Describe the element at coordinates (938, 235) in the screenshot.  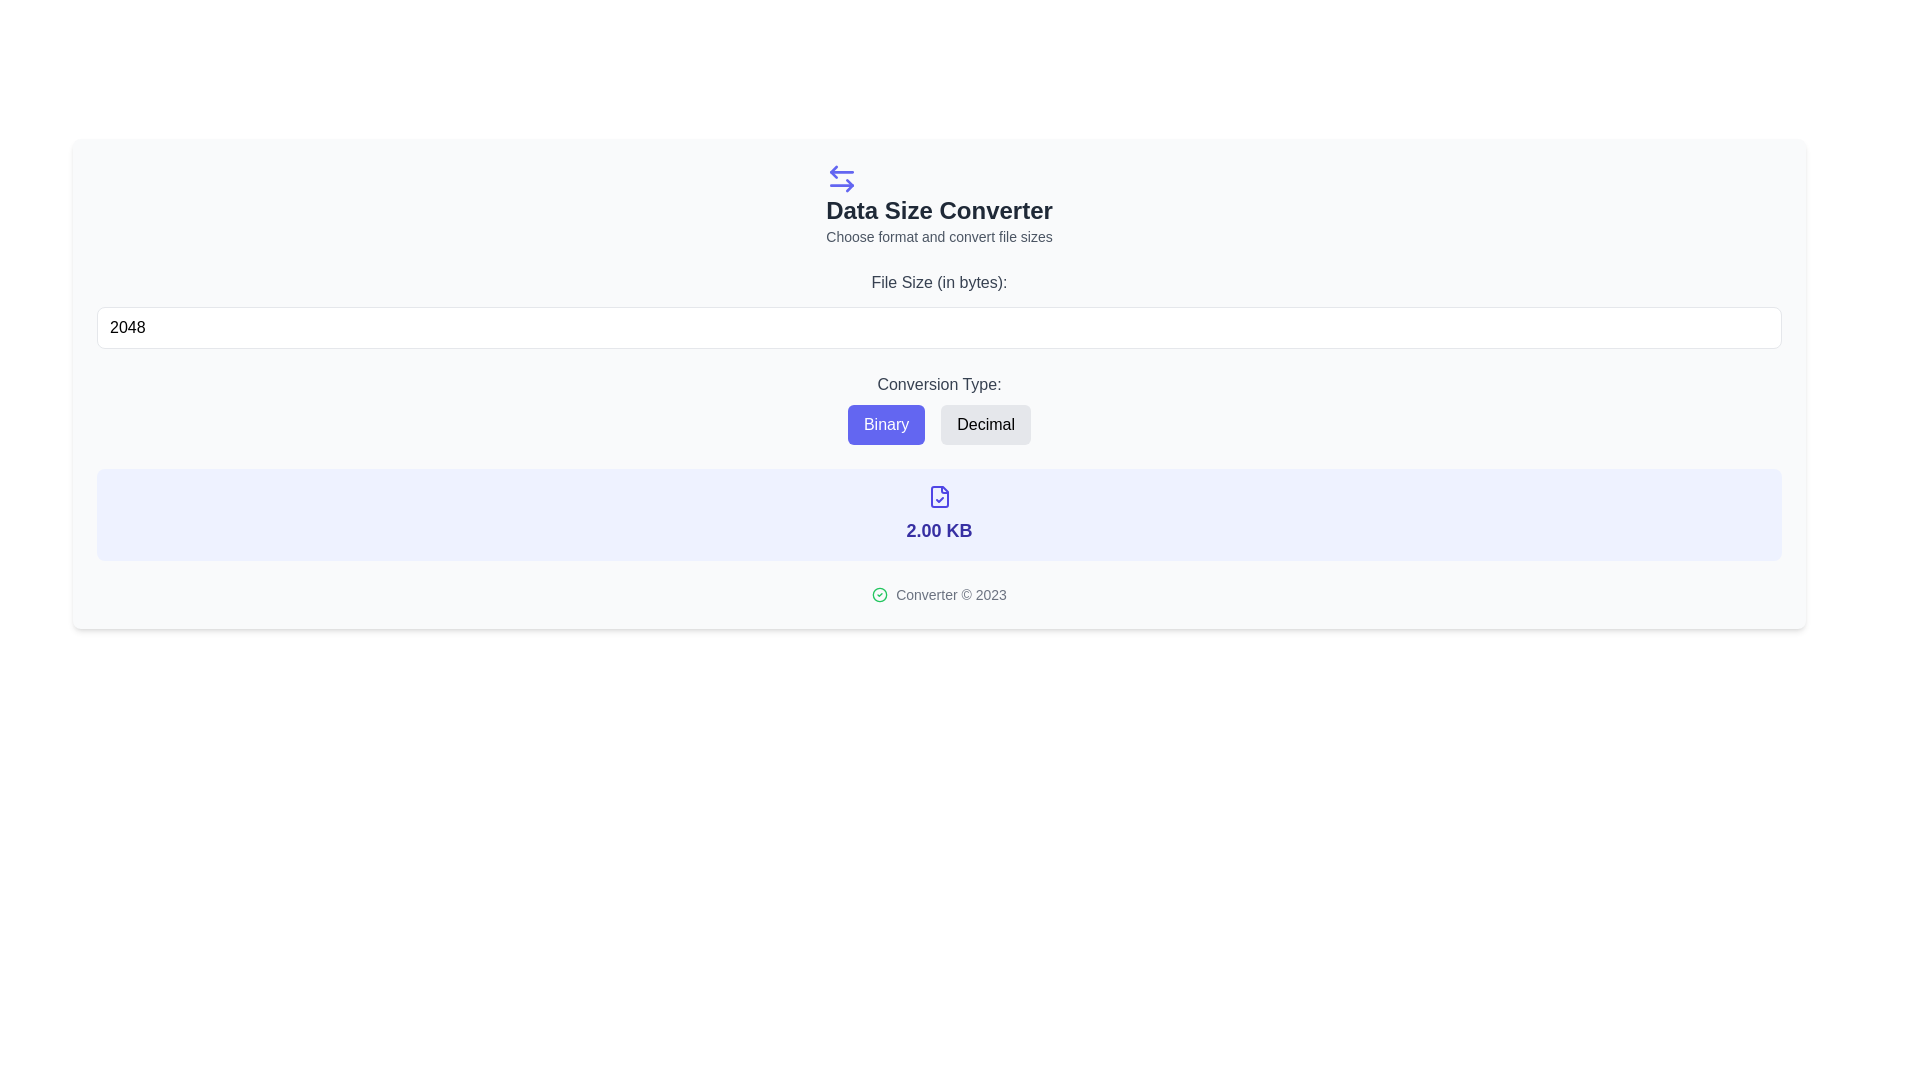
I see `the text label providing information about format selection and file size conversion, located directly beneath the title 'Data Size Converter'` at that location.